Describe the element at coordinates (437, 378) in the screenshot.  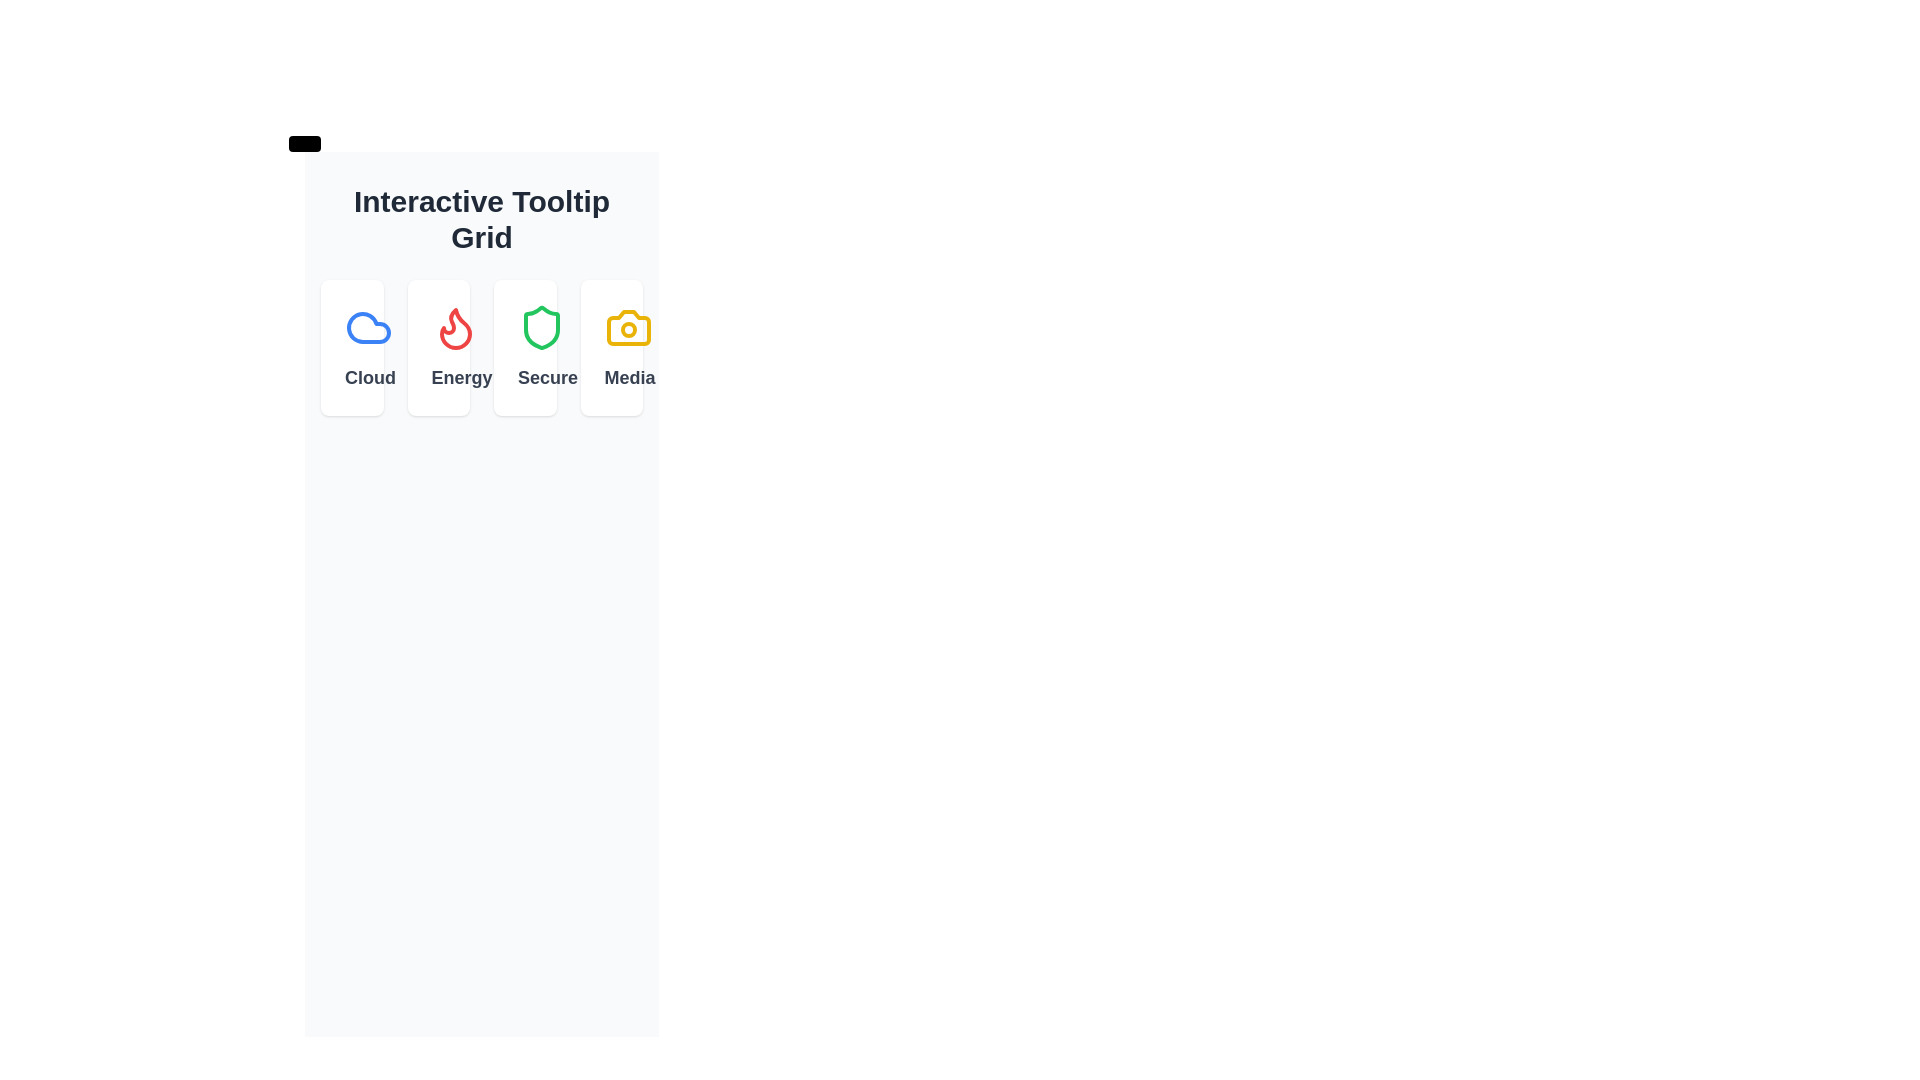
I see `the 'Energy' text label, which is positioned beneath a flame-shape icon in the second card of a horizontal arrangement of four cards` at that location.